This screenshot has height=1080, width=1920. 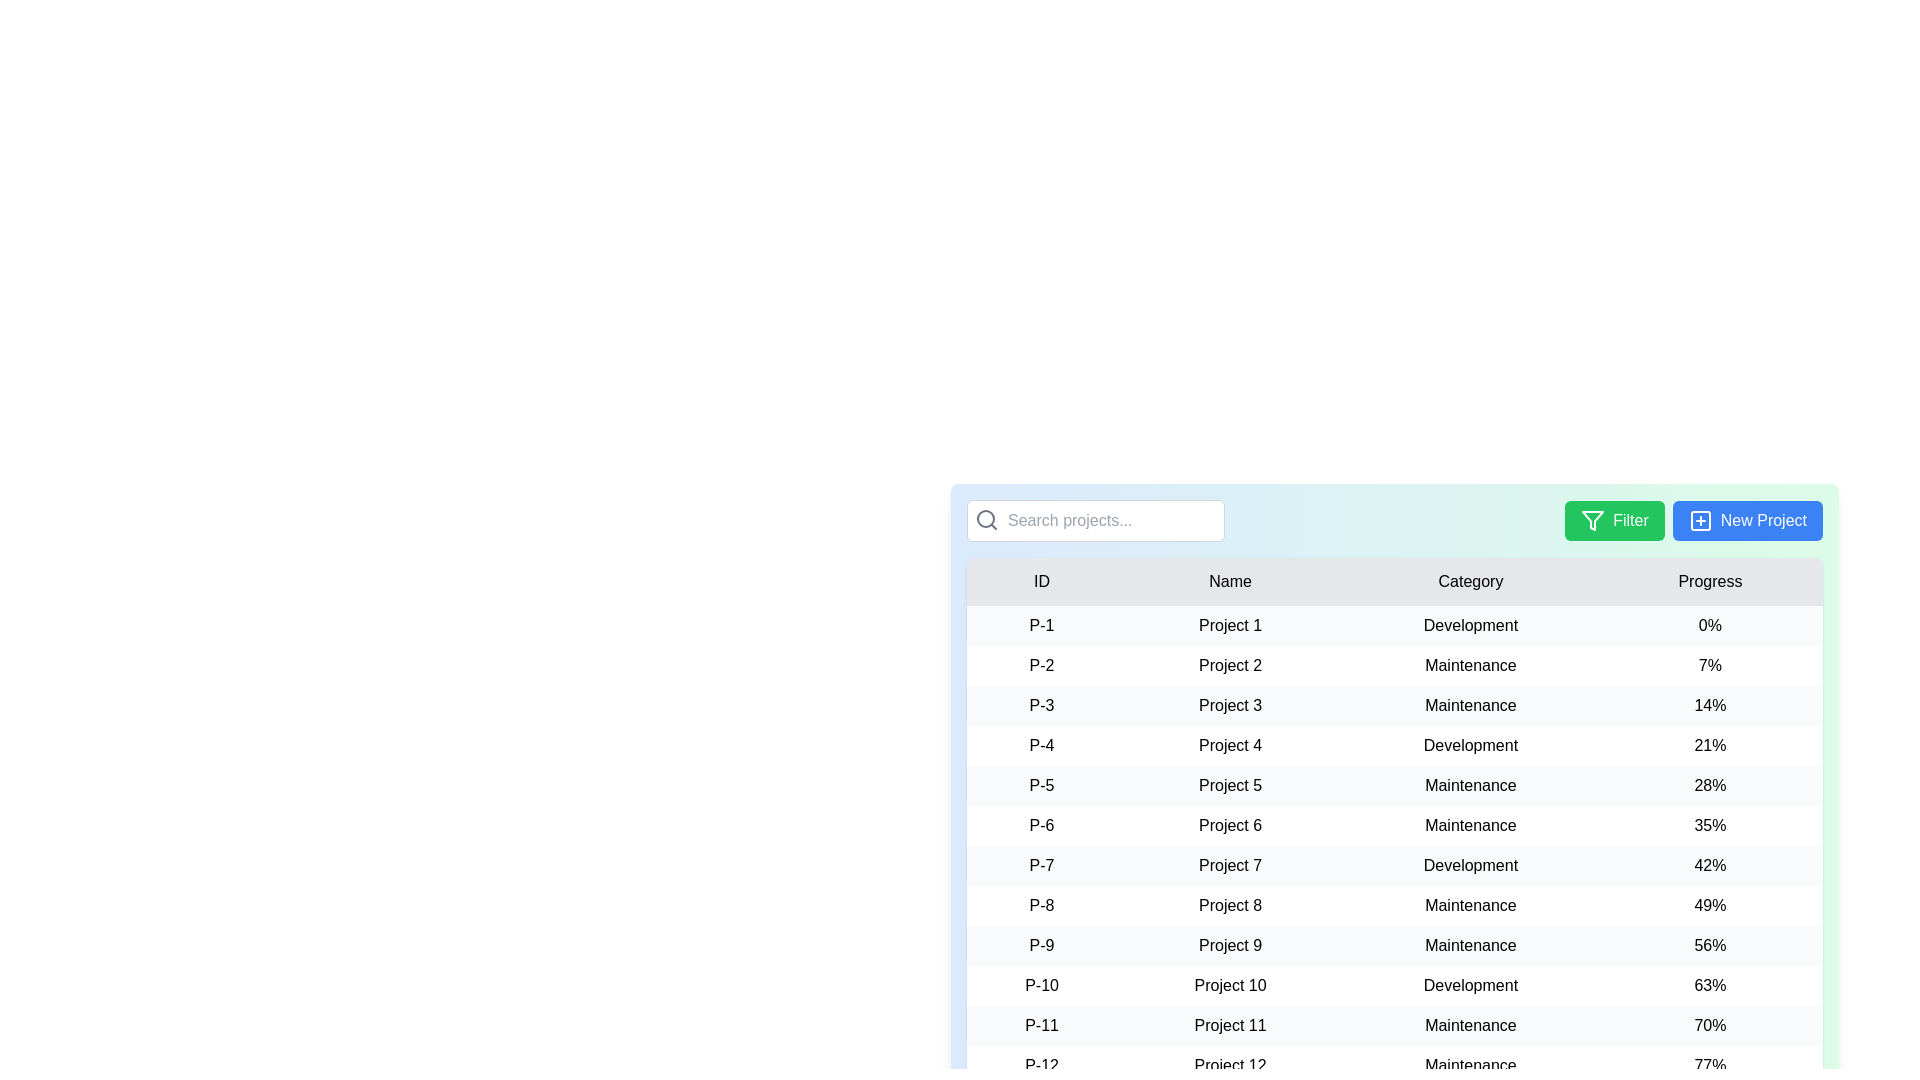 I want to click on the Filter button to view its hover effect, so click(x=1614, y=519).